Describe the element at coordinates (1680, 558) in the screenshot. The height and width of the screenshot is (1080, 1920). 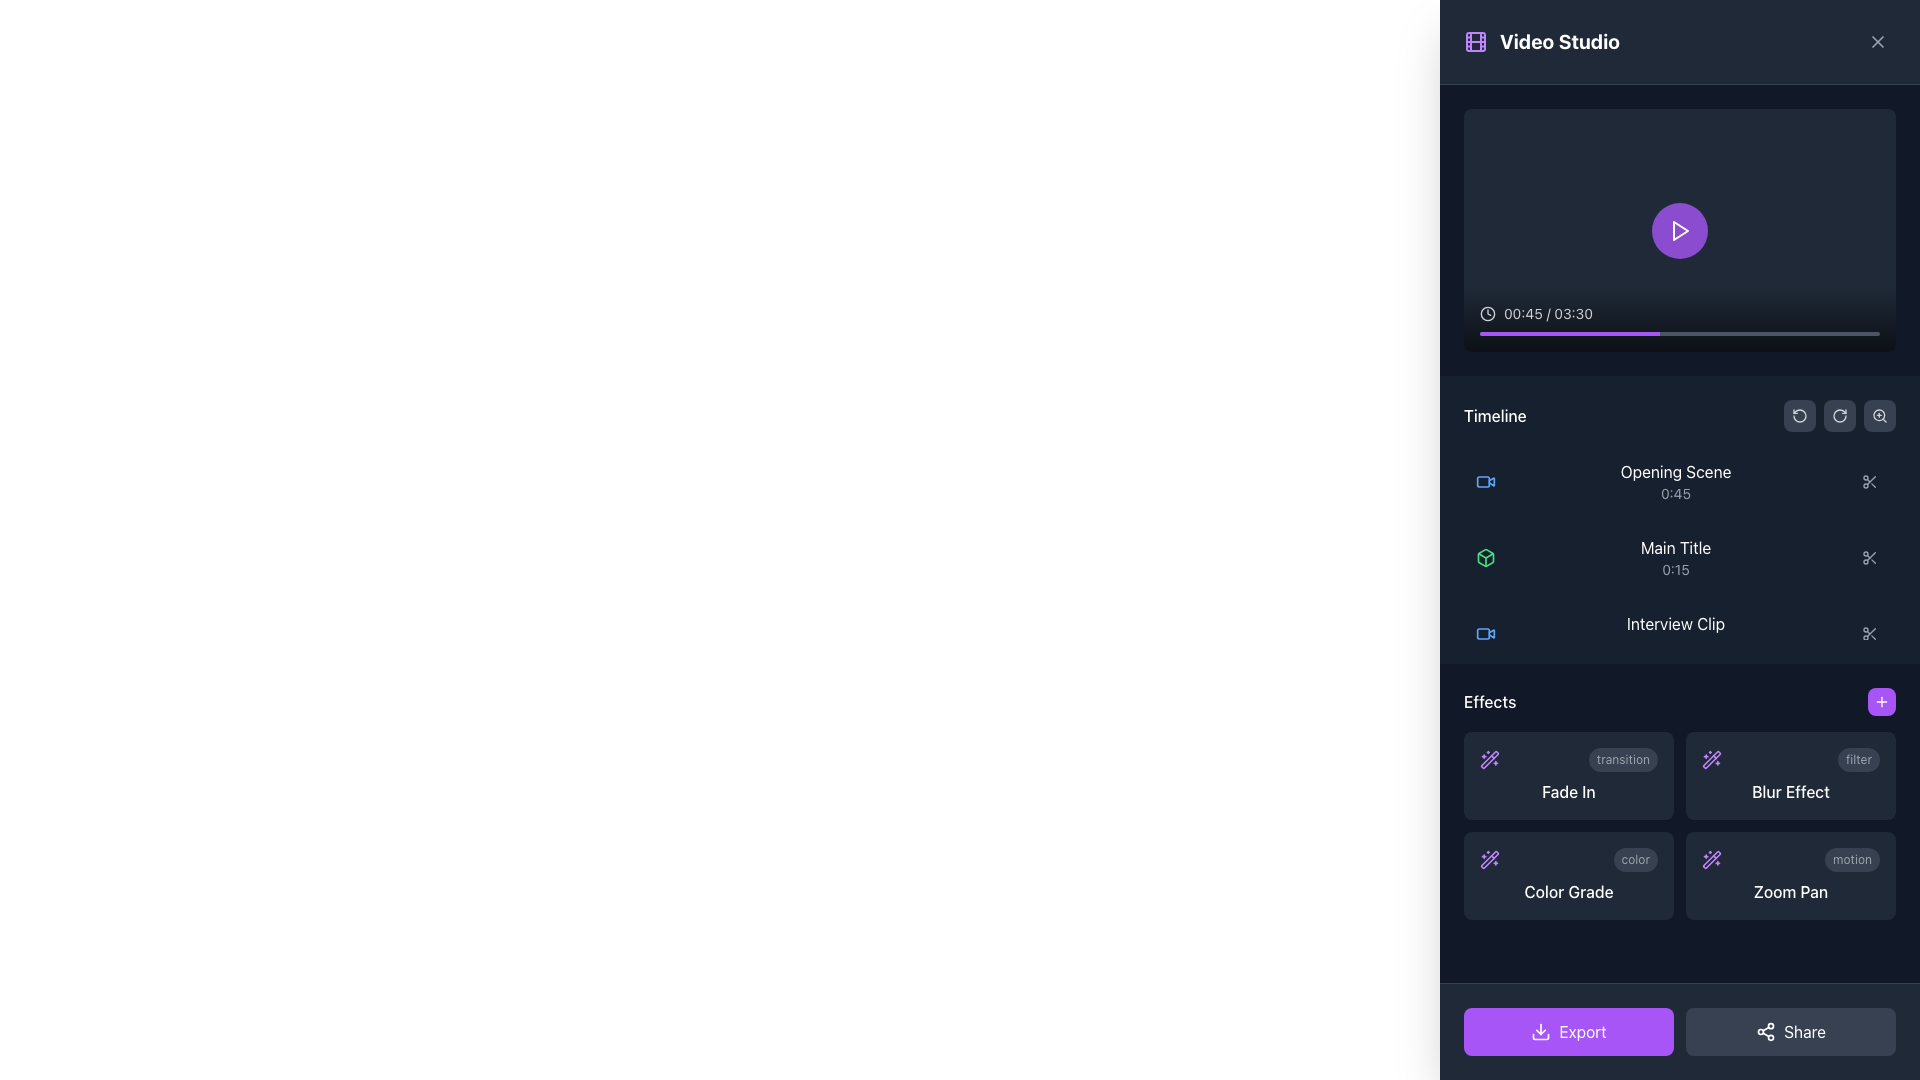
I see `the timeline entry labeled 'Main Title', which is the second entry` at that location.